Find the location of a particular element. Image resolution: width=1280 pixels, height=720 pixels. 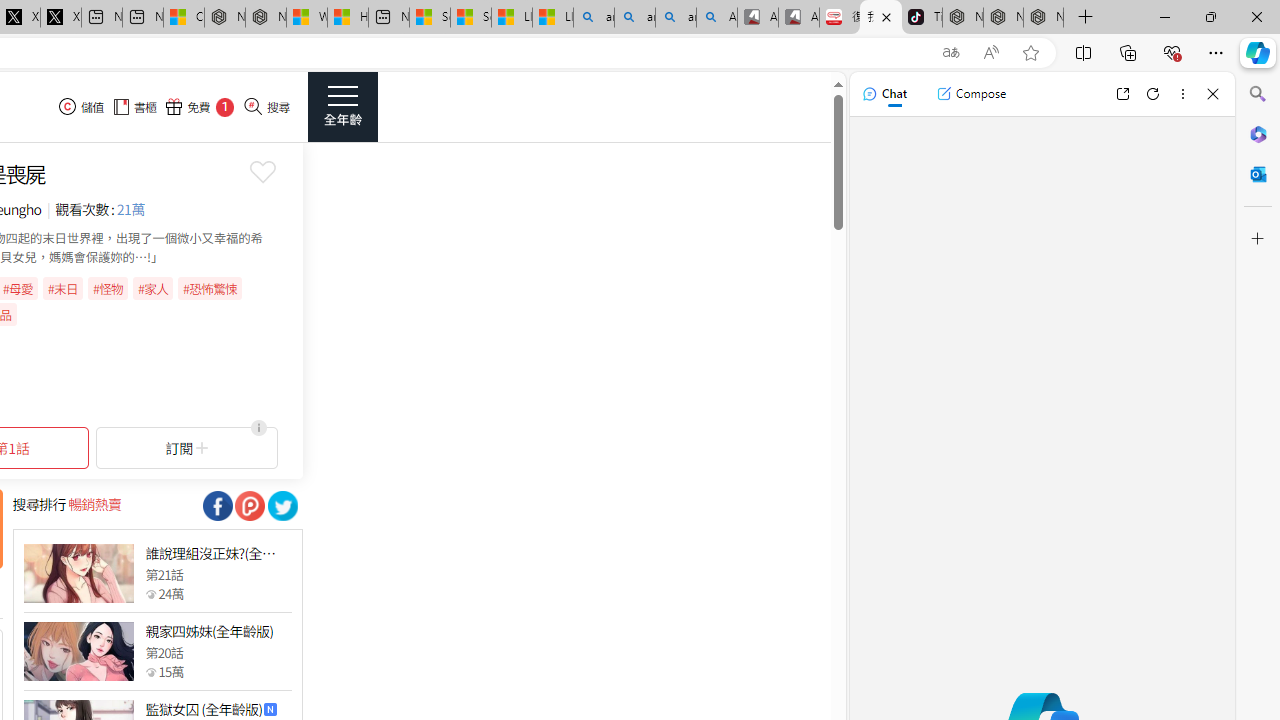

'Customize' is located at coordinates (1257, 238).